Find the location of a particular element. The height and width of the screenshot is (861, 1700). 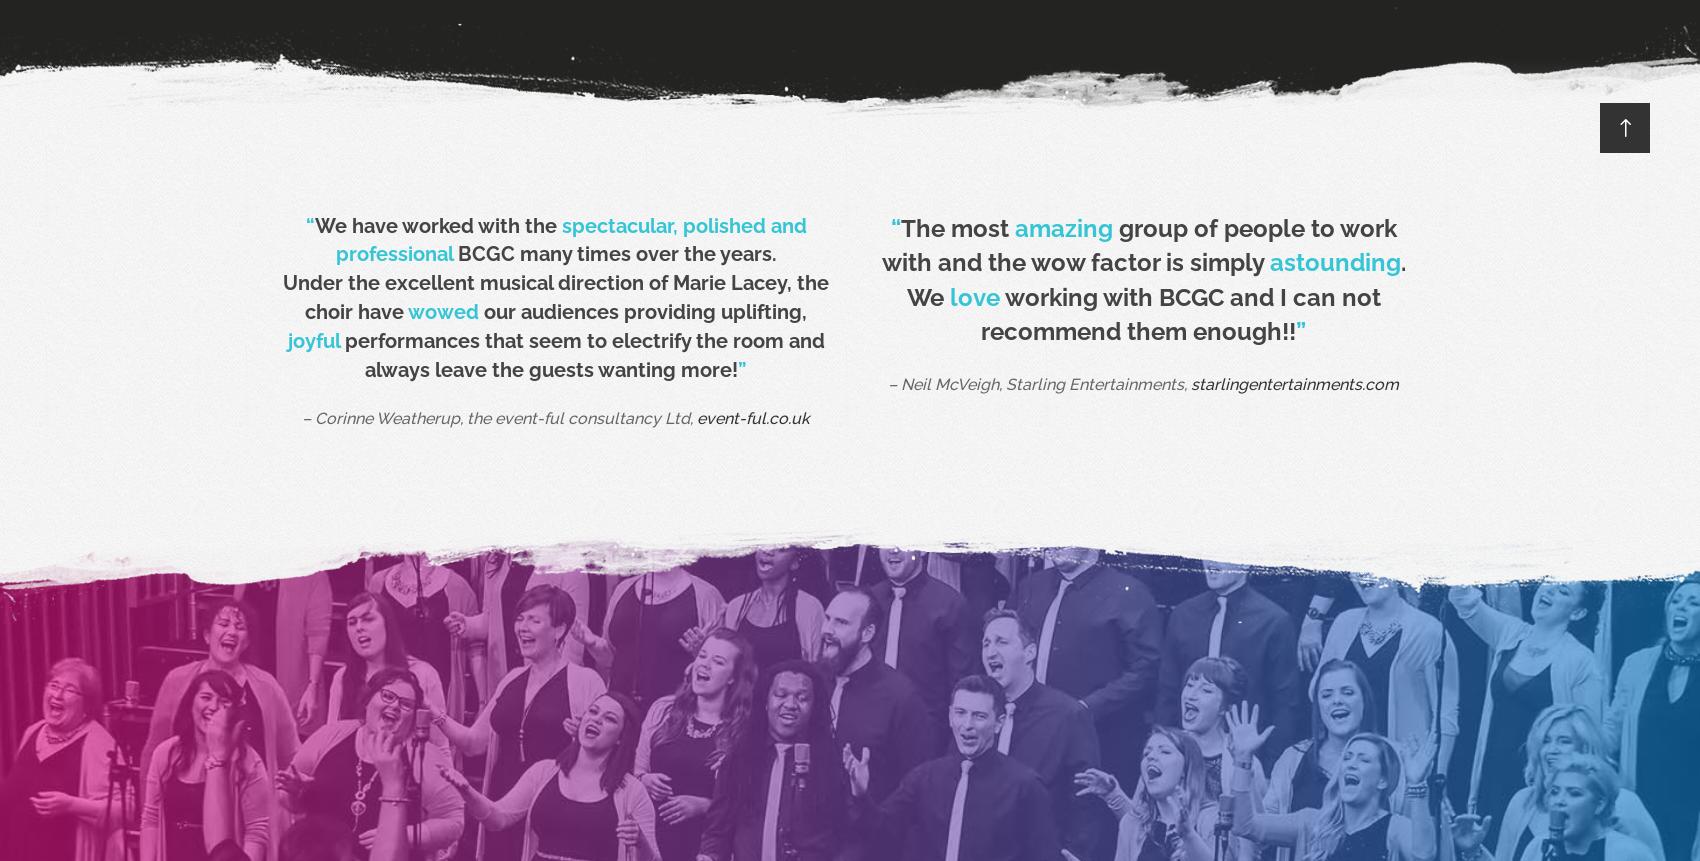

'We' is located at coordinates (927, 296).